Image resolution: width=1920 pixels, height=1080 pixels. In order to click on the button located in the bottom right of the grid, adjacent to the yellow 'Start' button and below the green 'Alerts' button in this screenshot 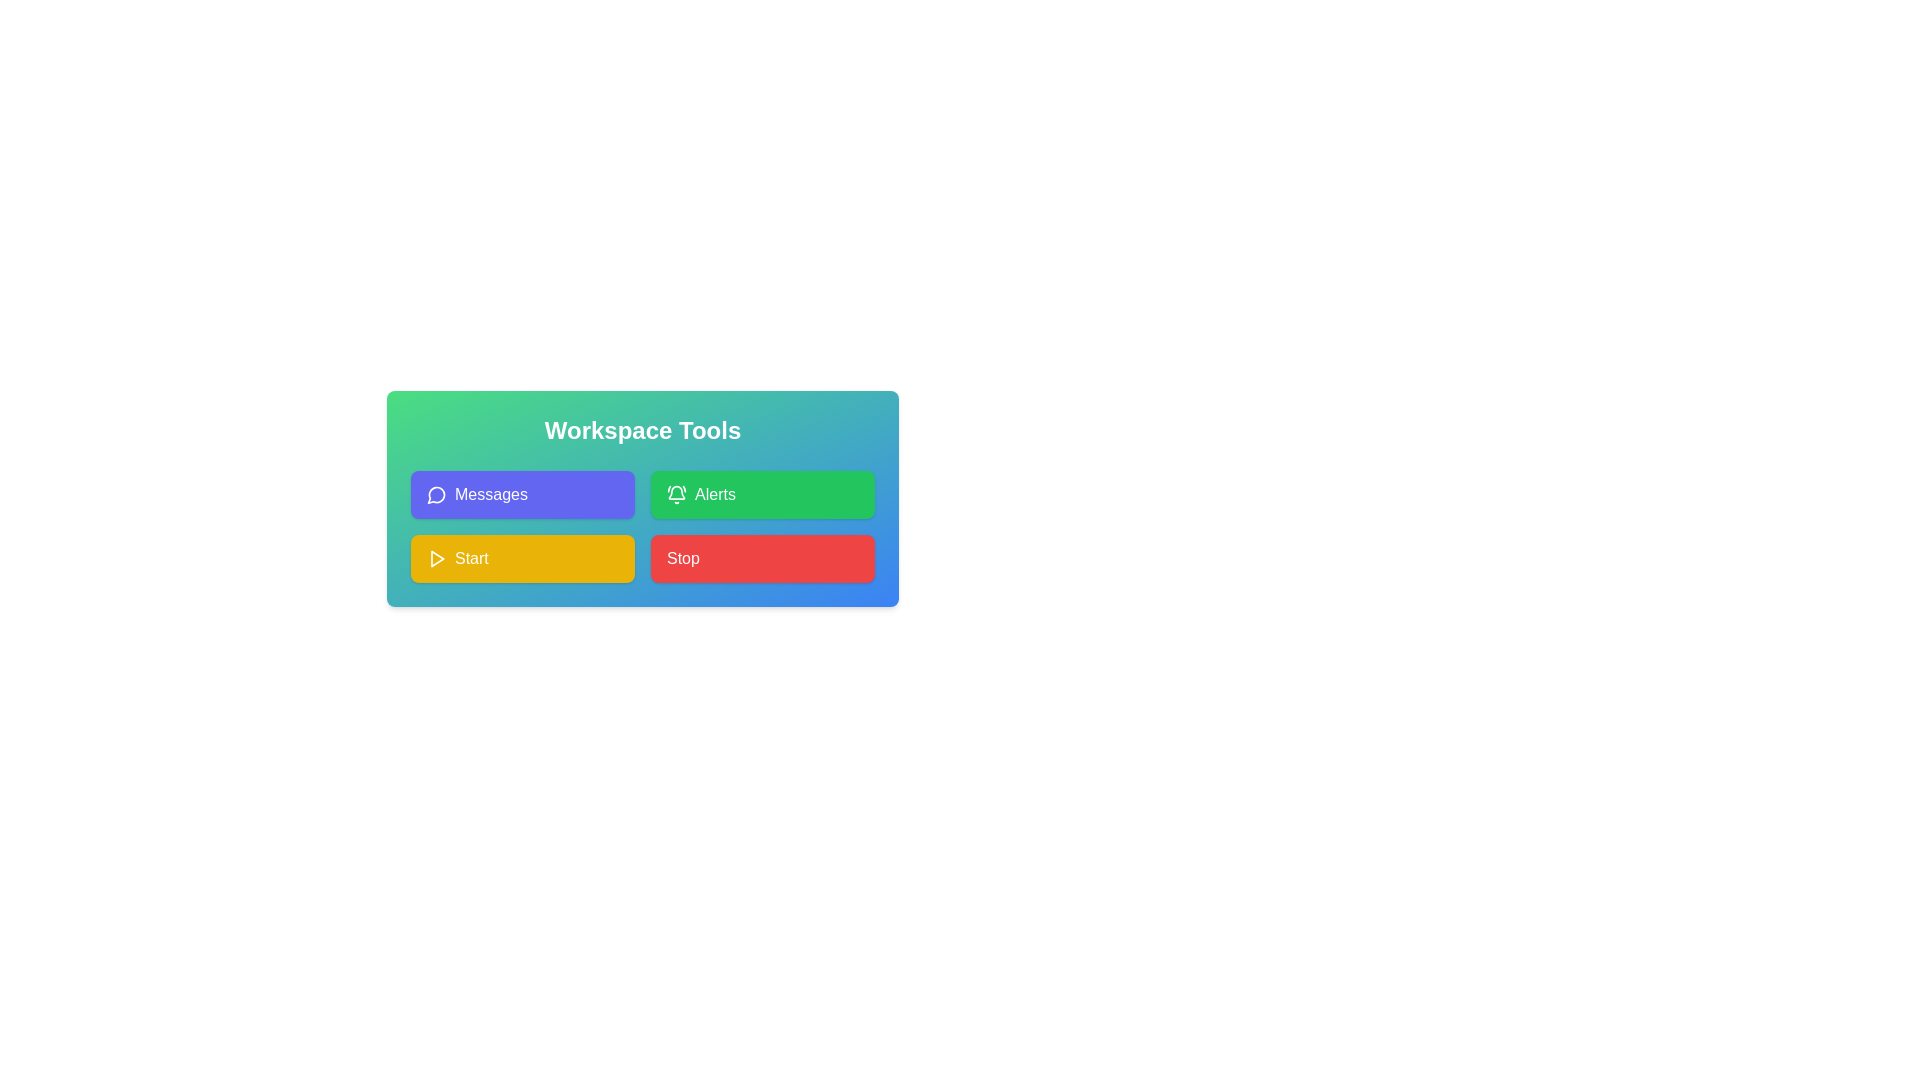, I will do `click(762, 559)`.